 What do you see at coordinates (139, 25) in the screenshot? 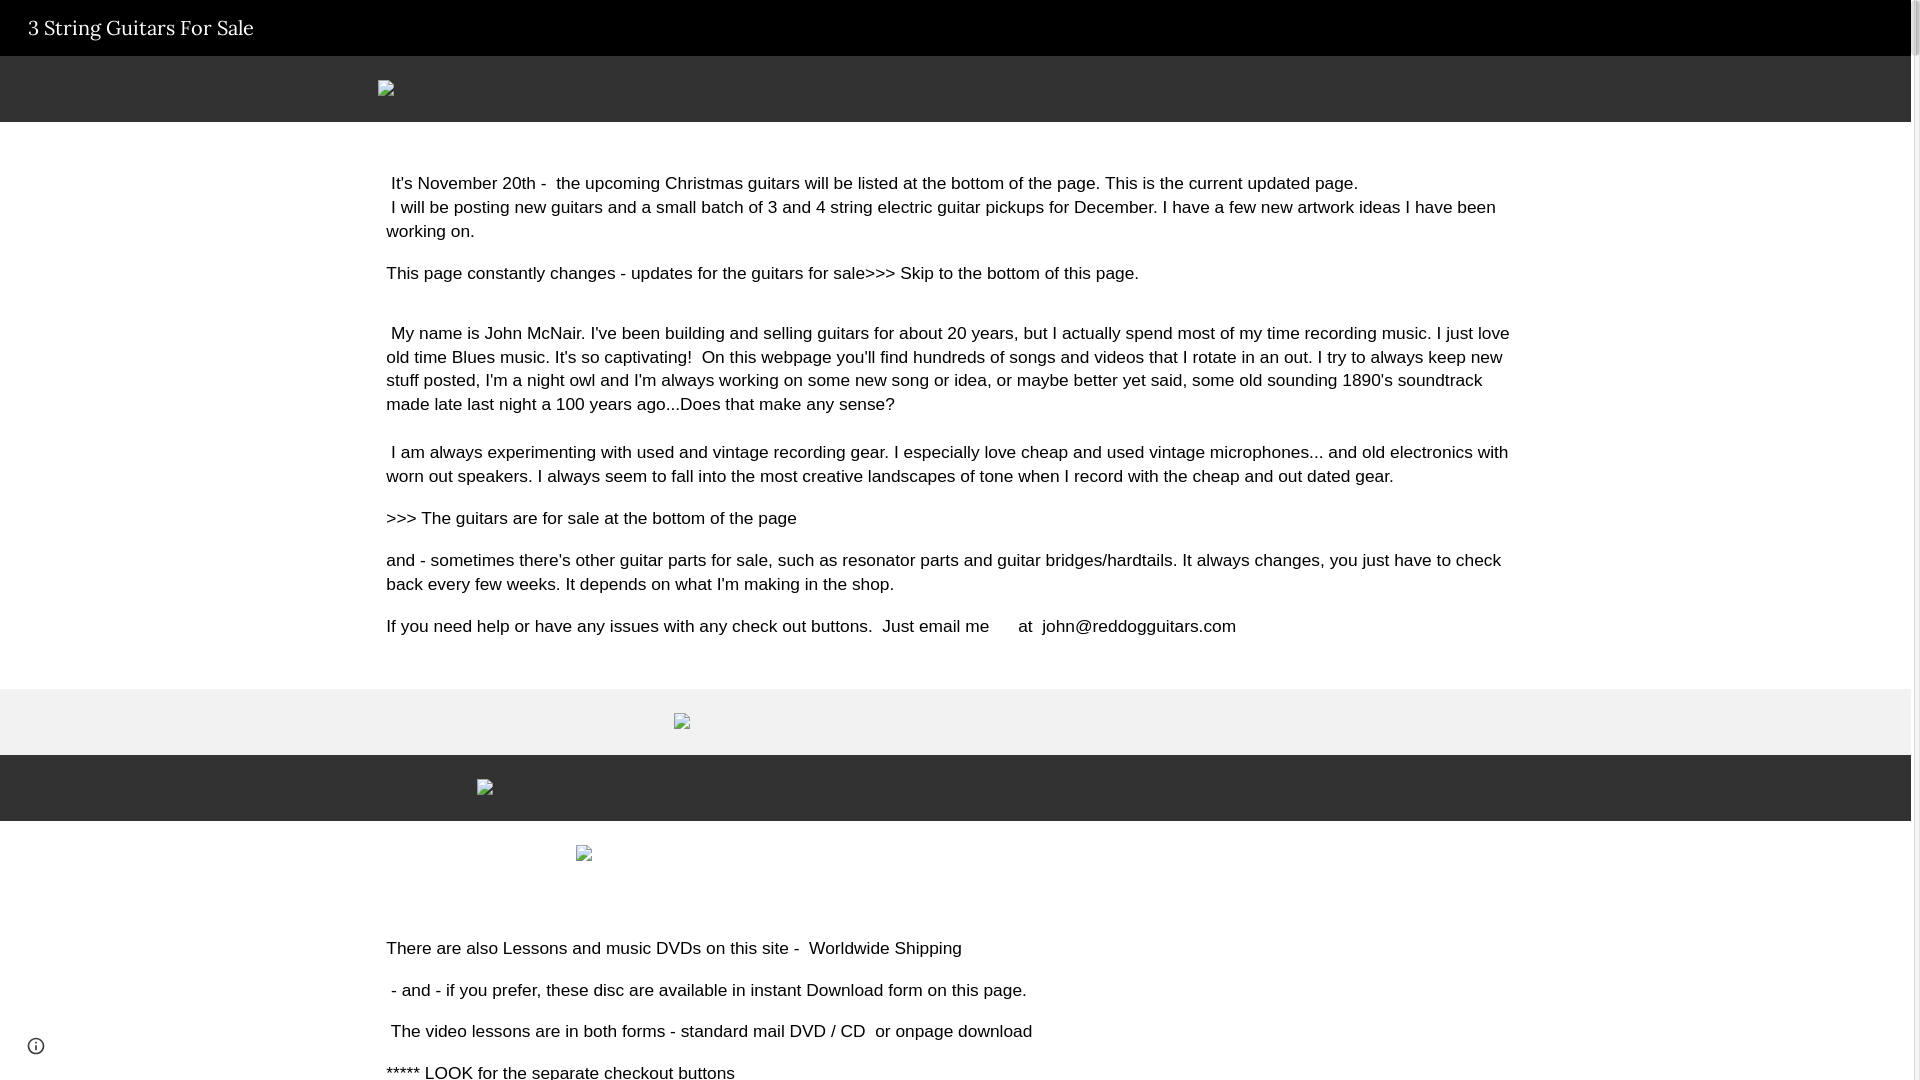
I see `'3 String Guitars For Sale'` at bounding box center [139, 25].